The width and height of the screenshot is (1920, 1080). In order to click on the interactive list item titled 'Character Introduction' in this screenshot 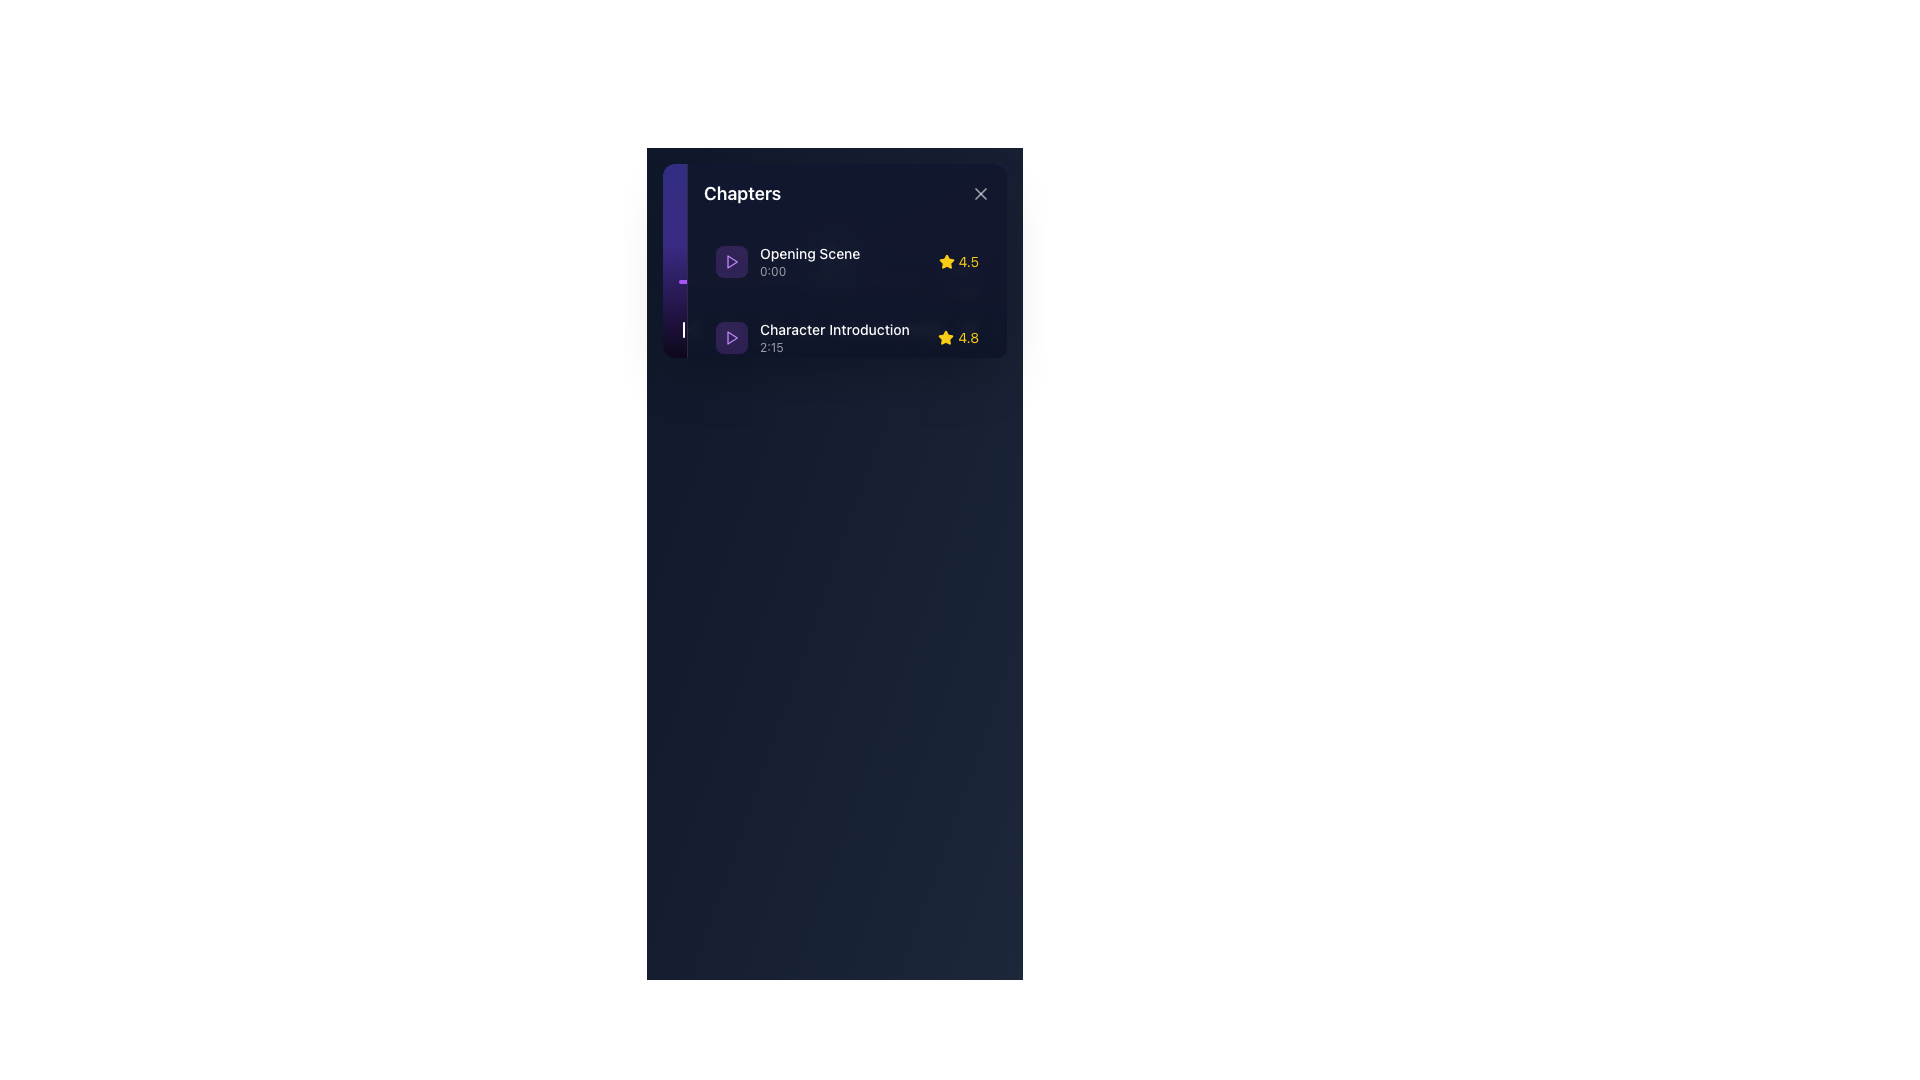, I will do `click(847, 337)`.